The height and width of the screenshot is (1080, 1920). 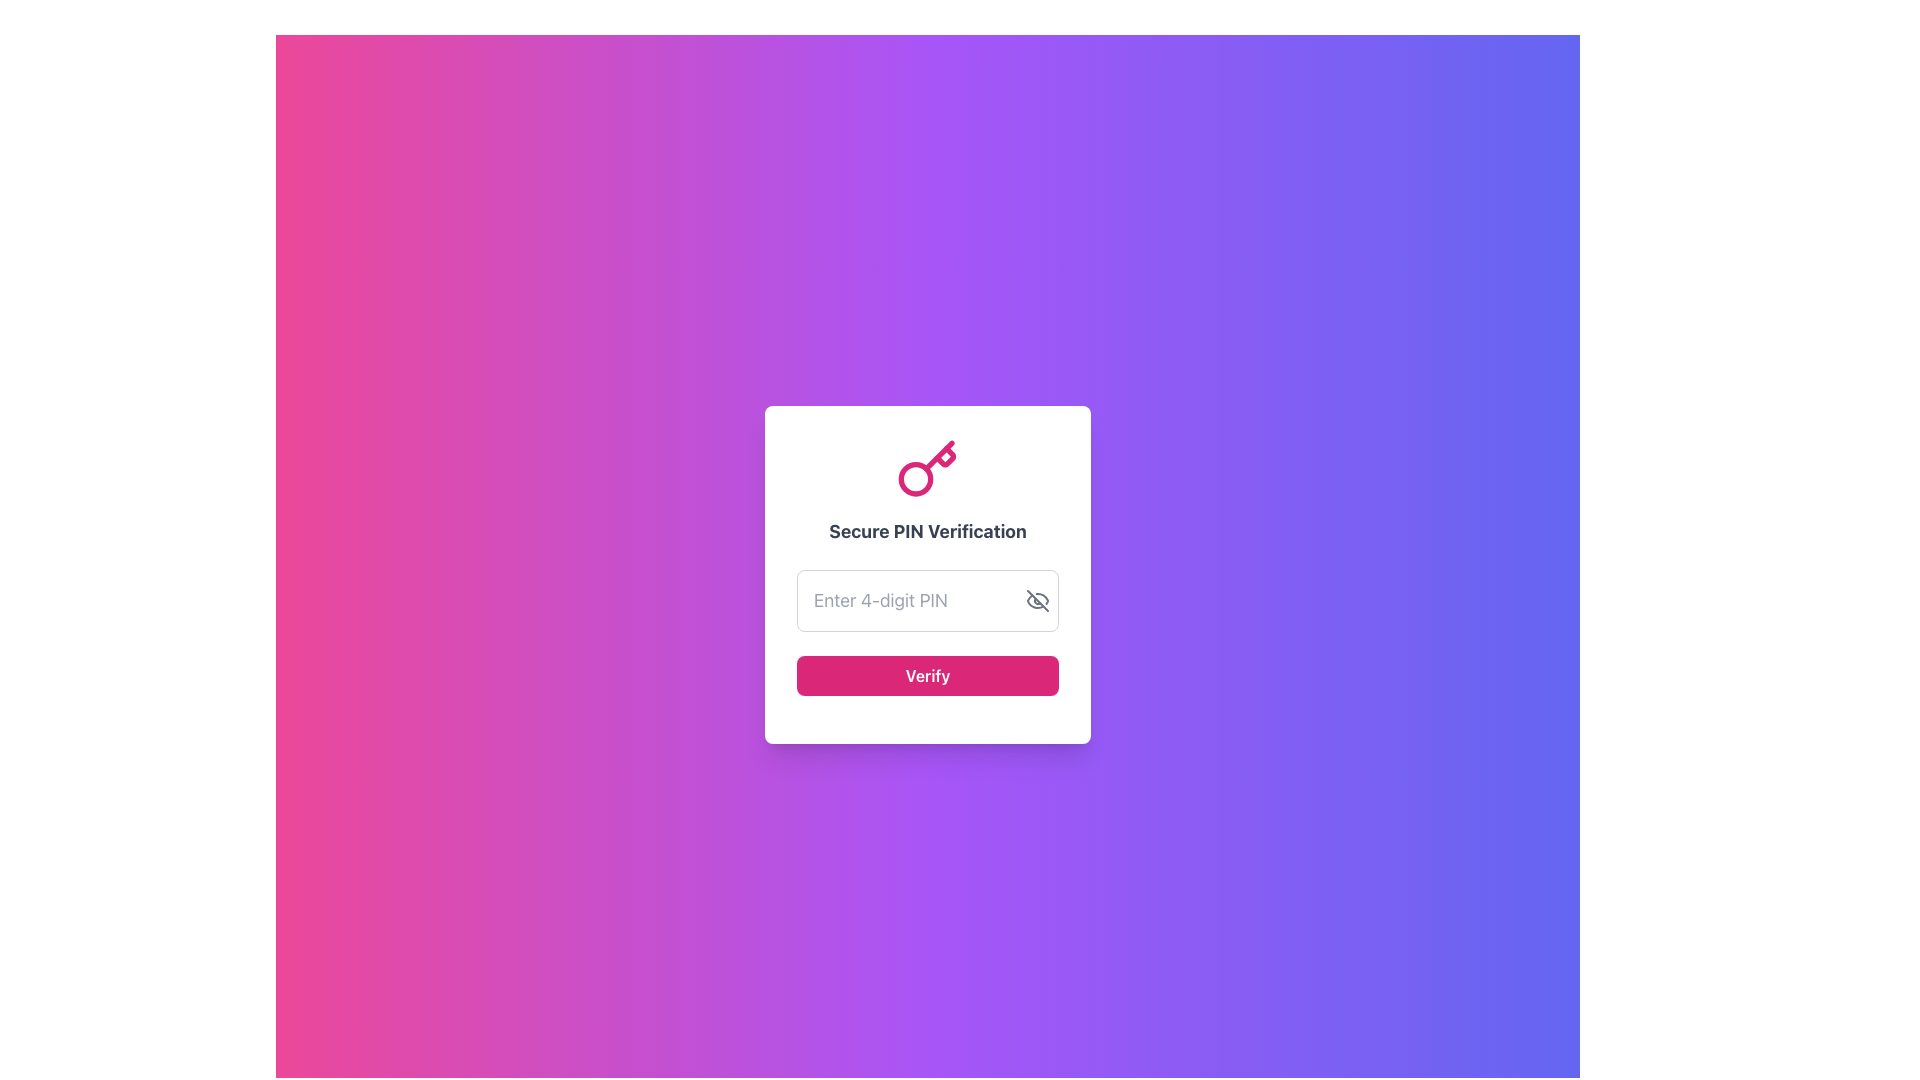 I want to click on the security key icon located at the top-center of the white rectangular card, above the 'Secure PIN Verification' text, so click(x=926, y=470).